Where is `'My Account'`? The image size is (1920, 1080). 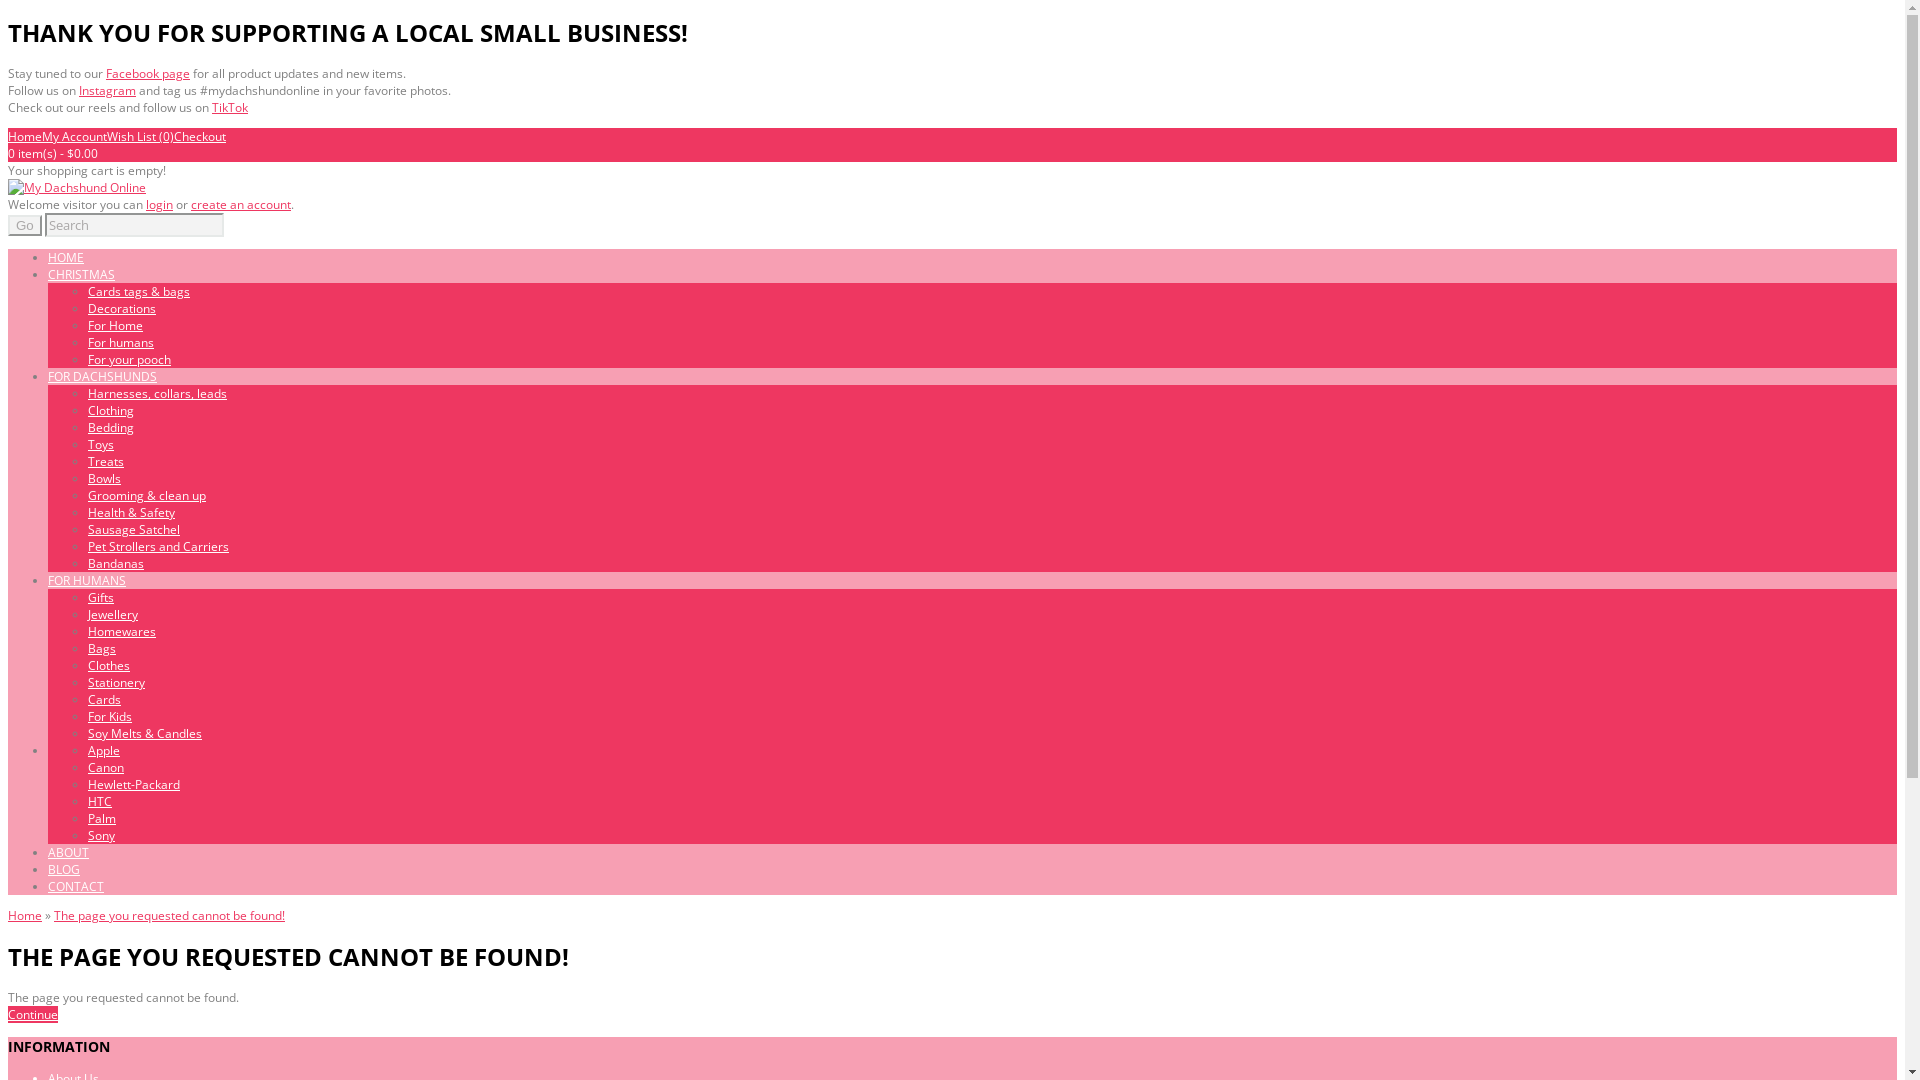 'My Account' is located at coordinates (74, 135).